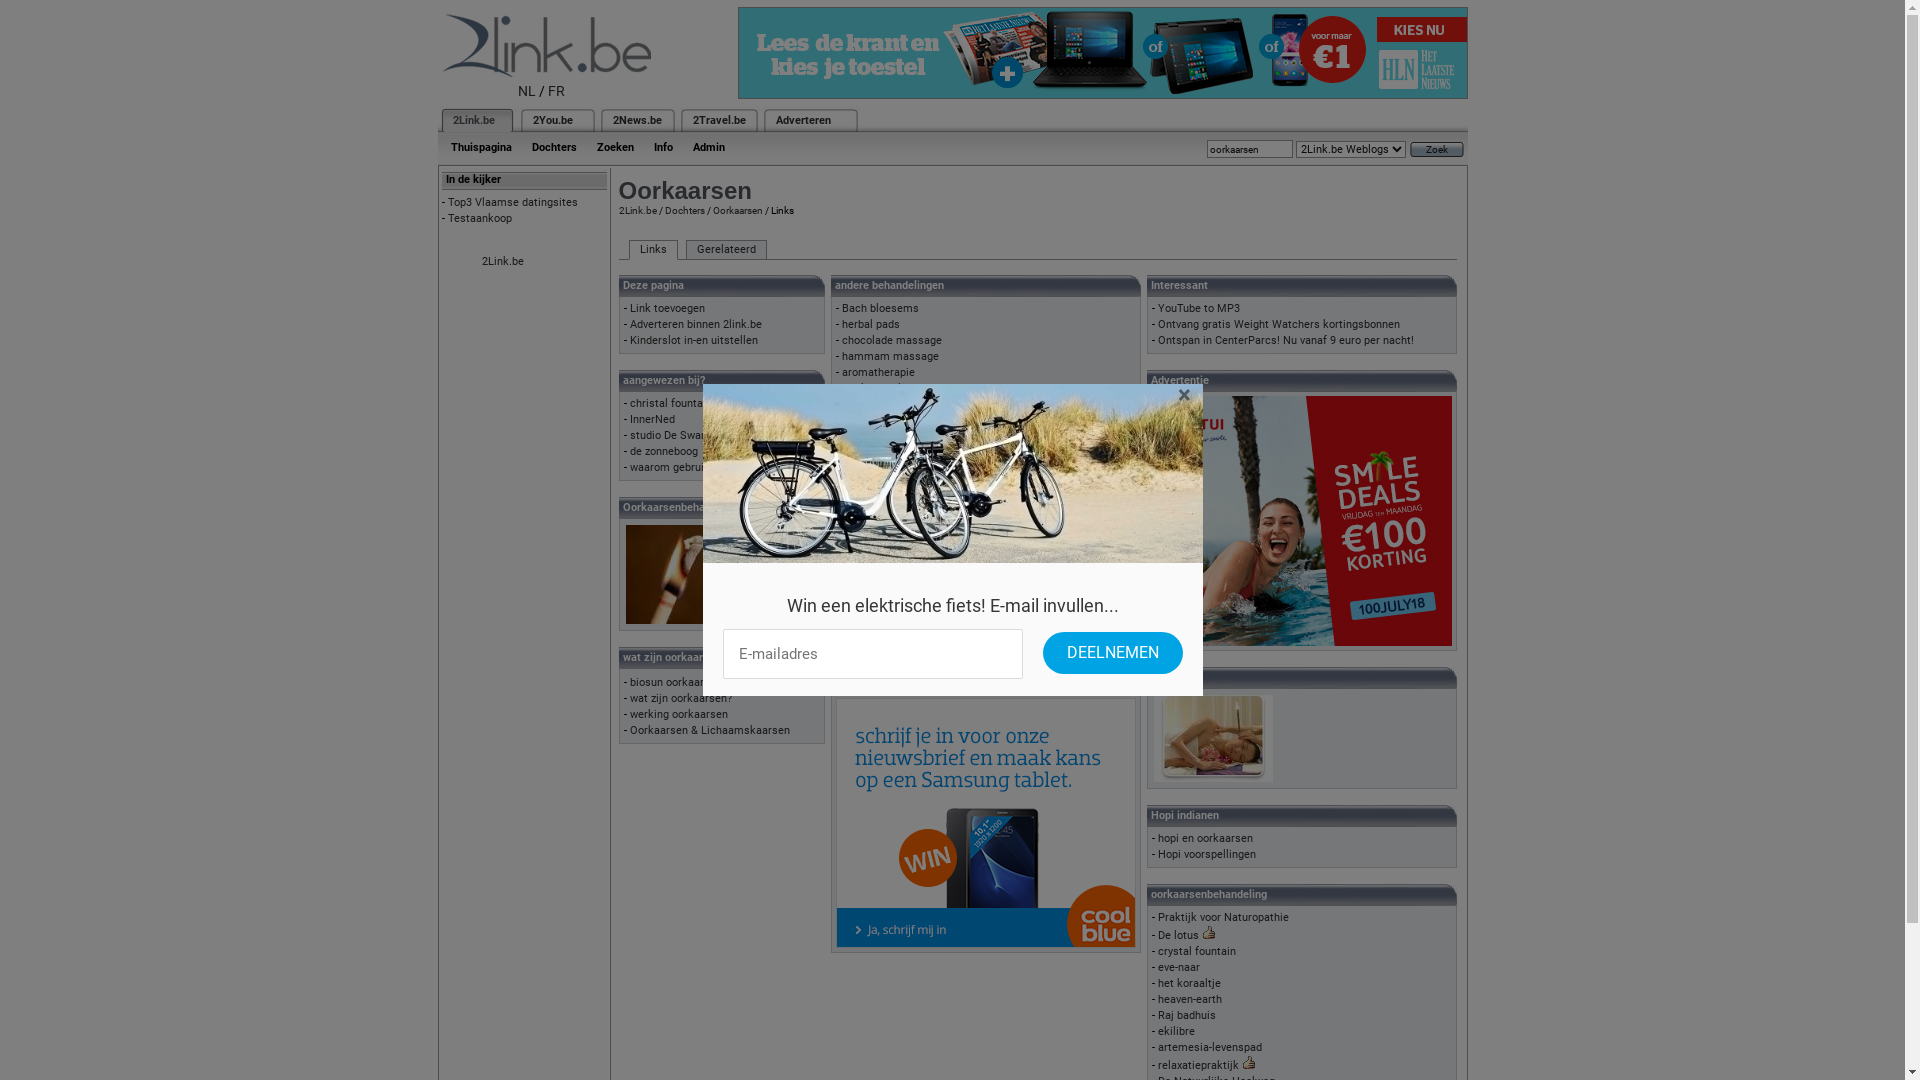 The image size is (1920, 1080). I want to click on 'Dochters', so click(663, 210).